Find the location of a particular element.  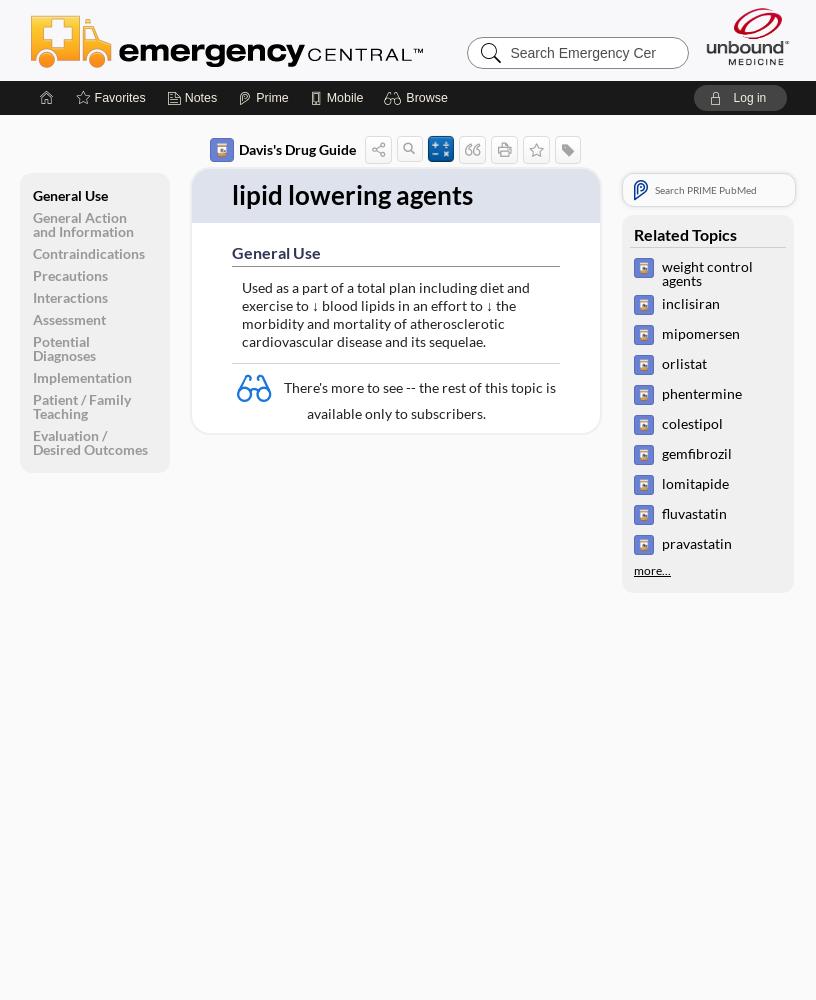

'lipid lowering agents' is located at coordinates (352, 194).